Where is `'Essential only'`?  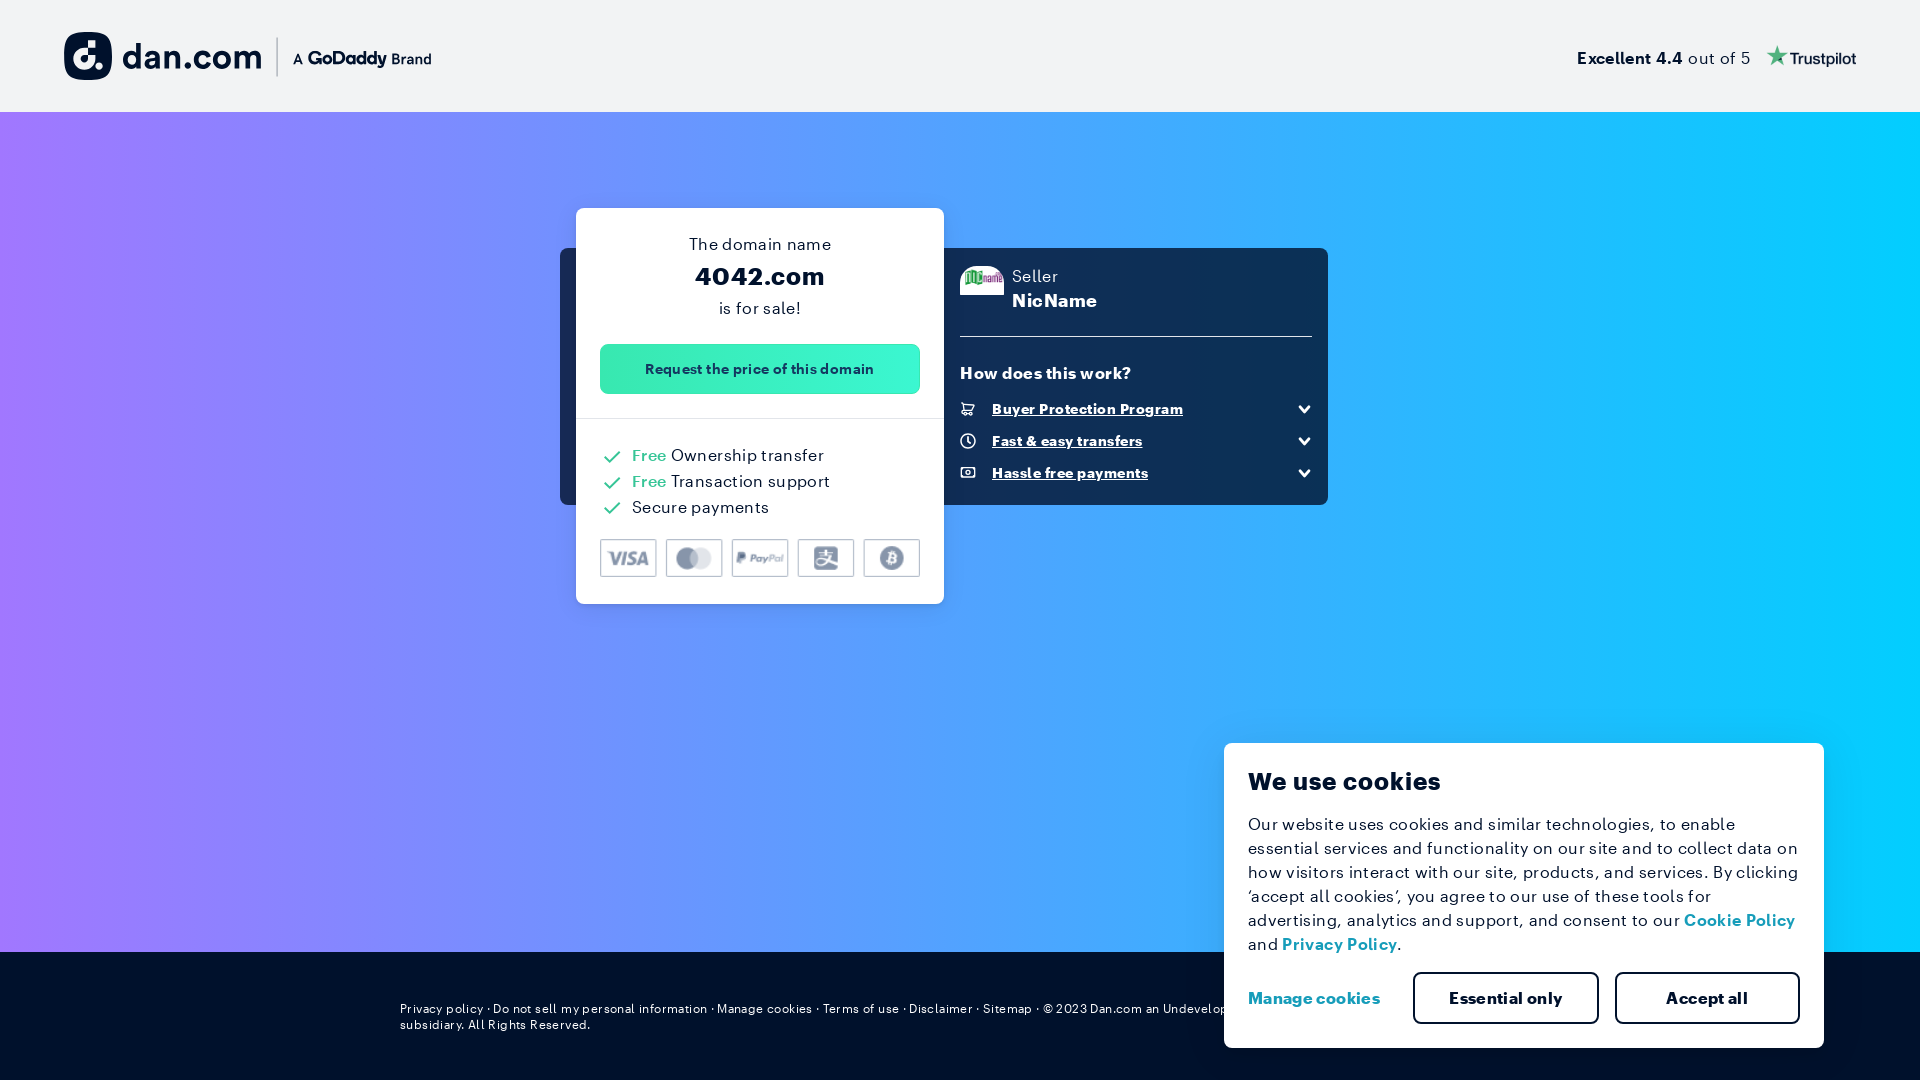
'Essential only' is located at coordinates (1506, 998).